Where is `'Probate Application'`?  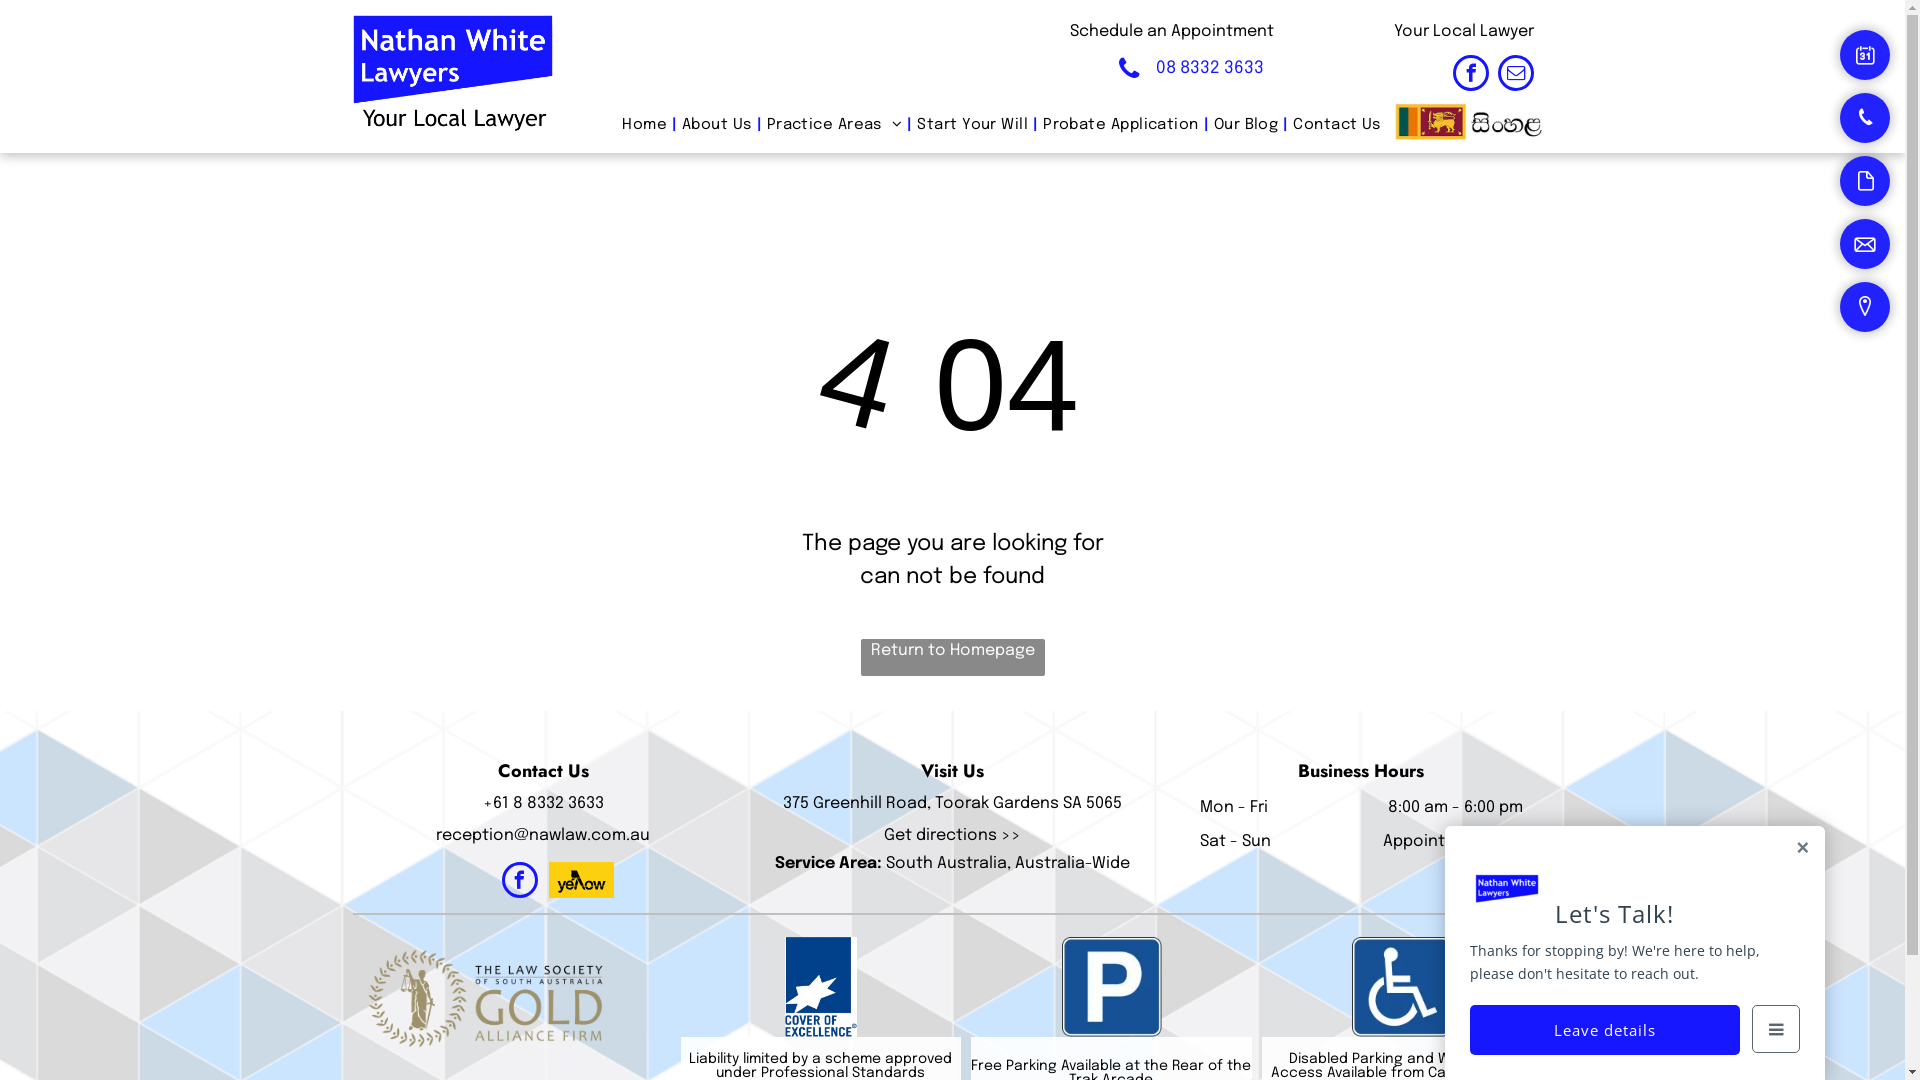
'Probate Application' is located at coordinates (1121, 125).